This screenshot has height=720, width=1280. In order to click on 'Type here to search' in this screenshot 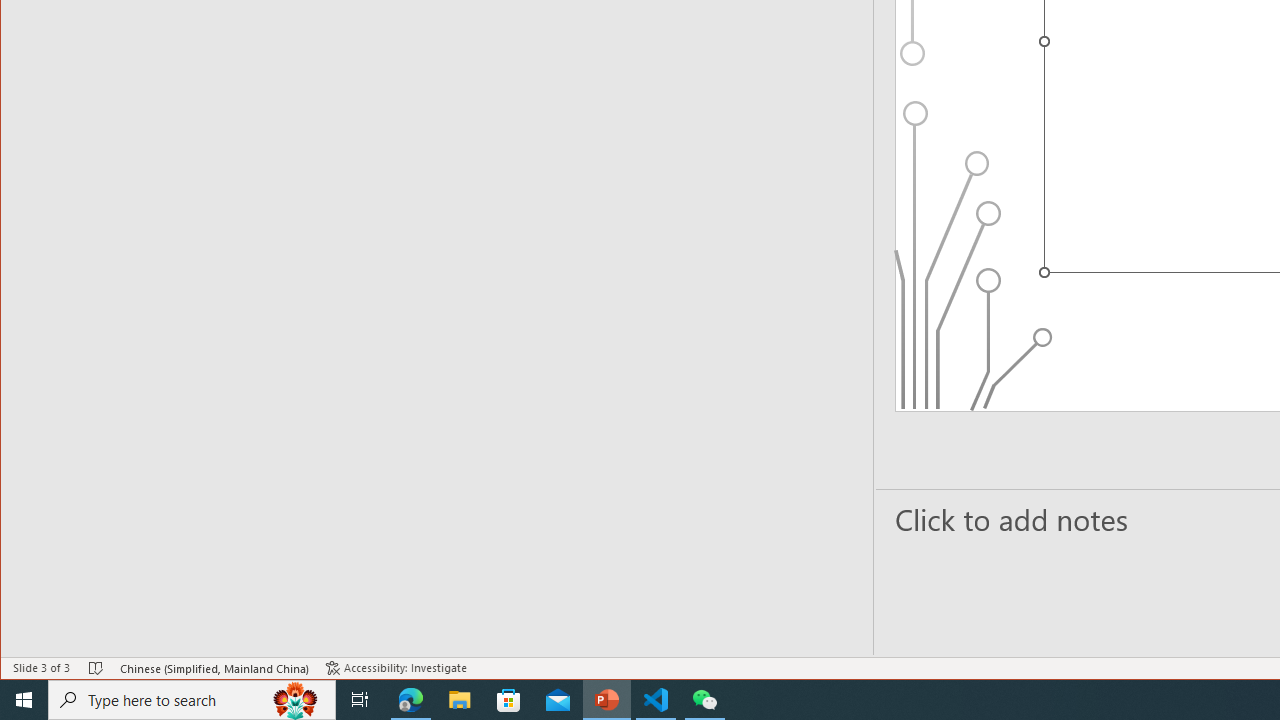, I will do `click(192, 698)`.